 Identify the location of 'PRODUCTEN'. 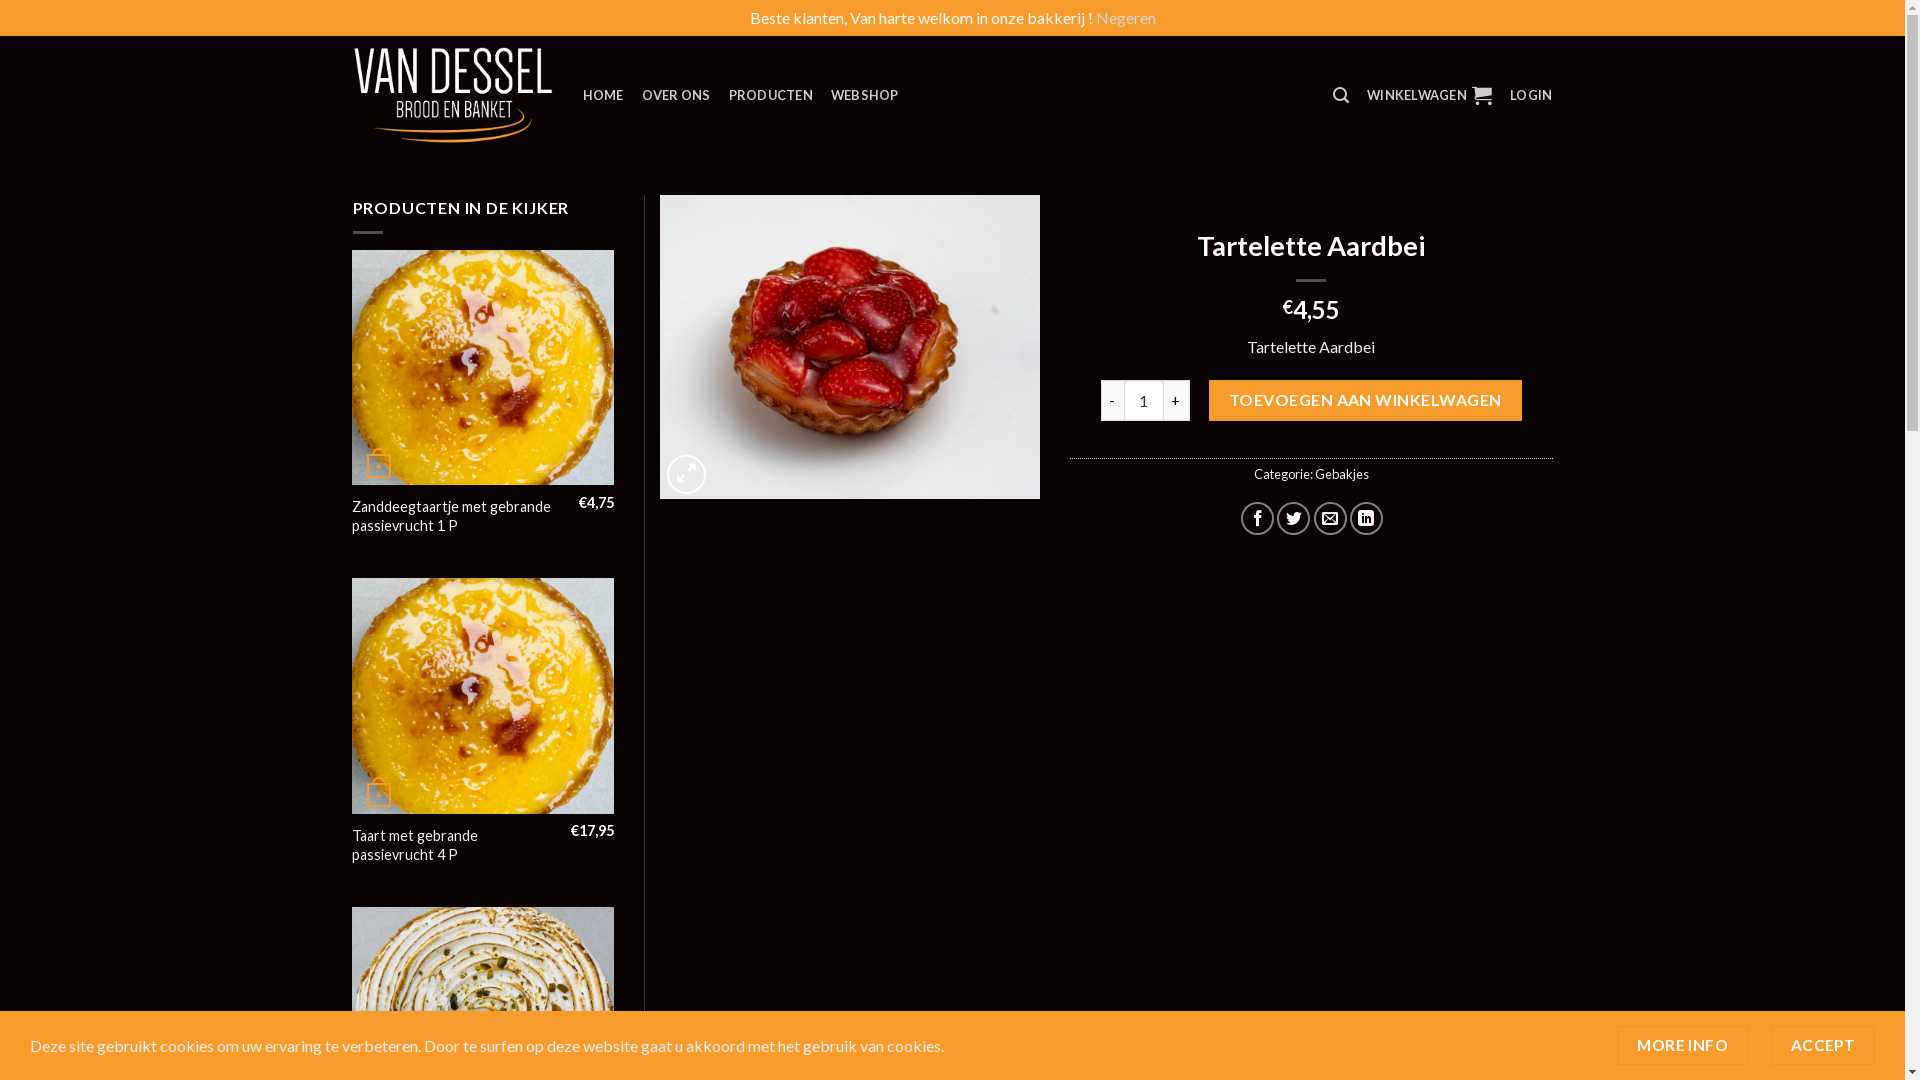
(770, 95).